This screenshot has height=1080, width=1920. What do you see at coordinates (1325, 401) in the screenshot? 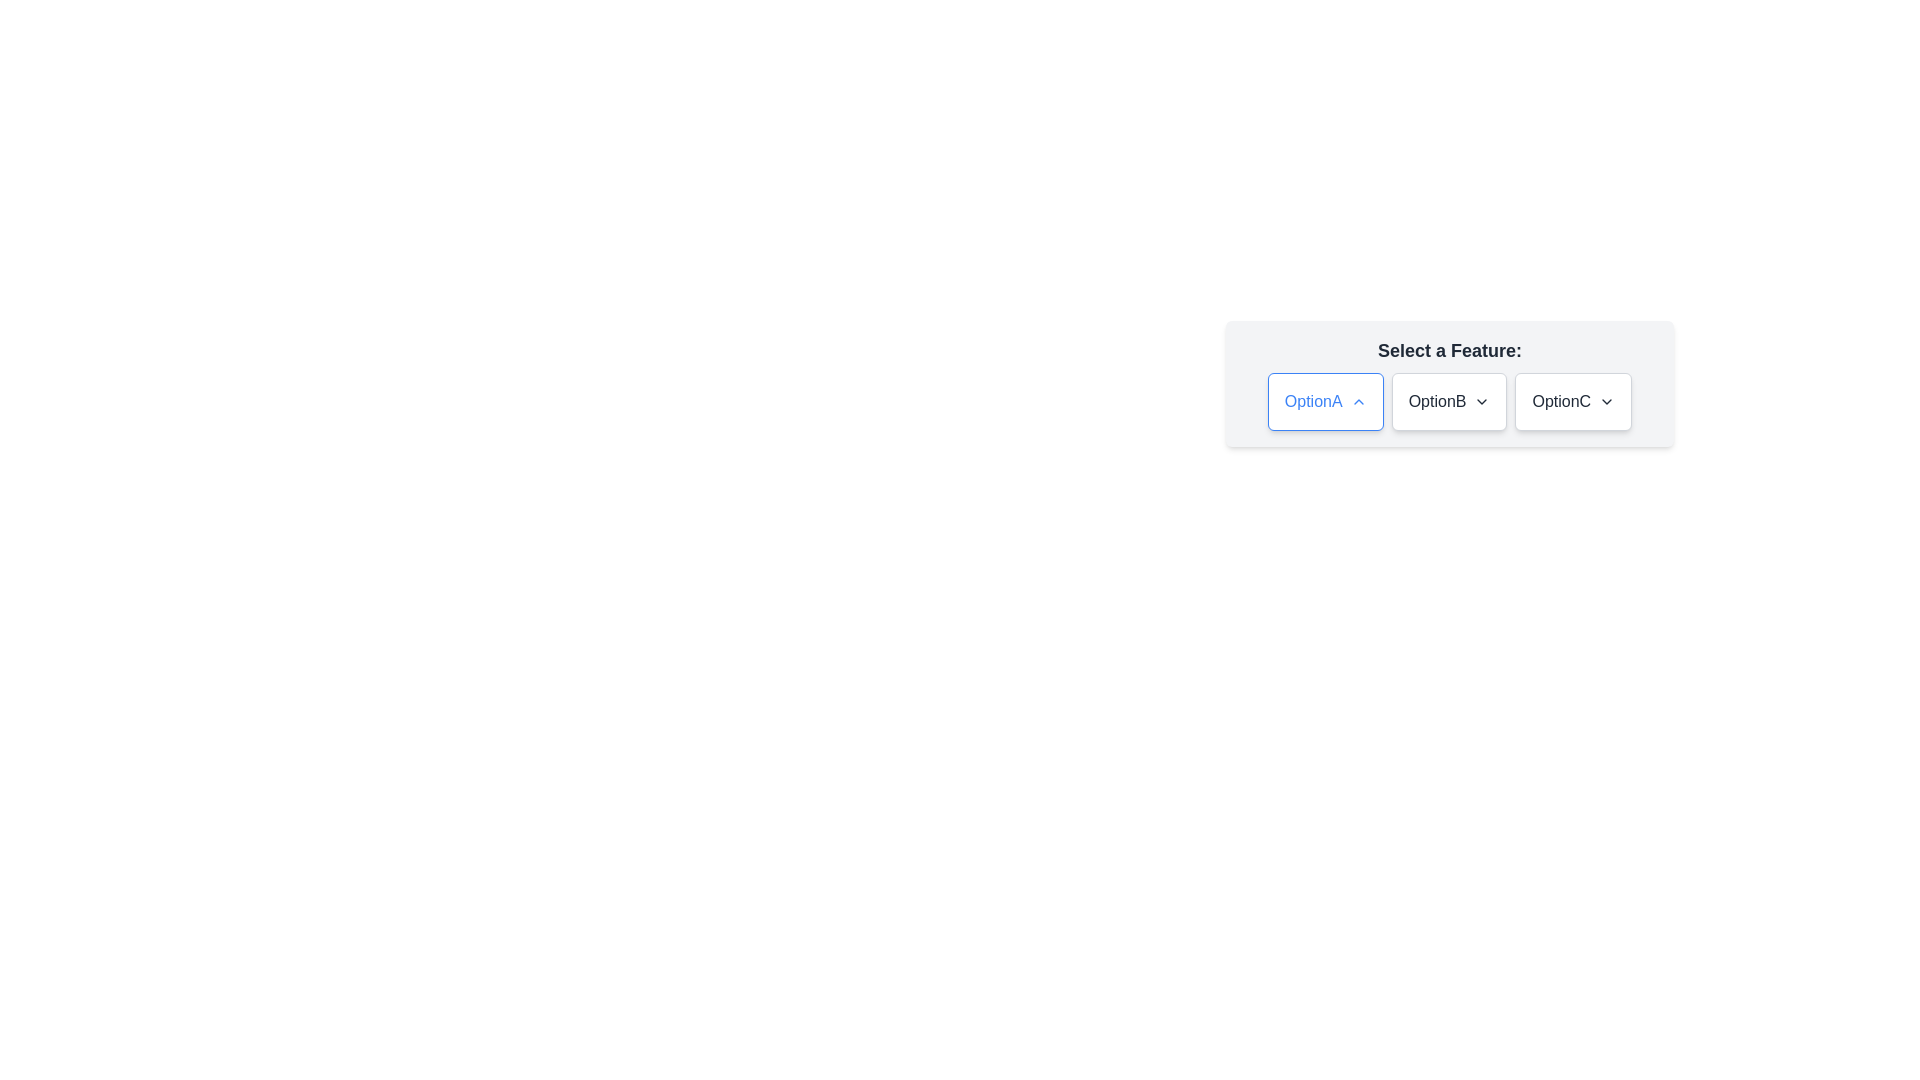
I see `the 'OptionA' button, which is a rectangular button with a white background, blue border, and rounded corners, displaying the text 'OptionA' in blue on the left with an upward-pointing chevron icon` at bounding box center [1325, 401].